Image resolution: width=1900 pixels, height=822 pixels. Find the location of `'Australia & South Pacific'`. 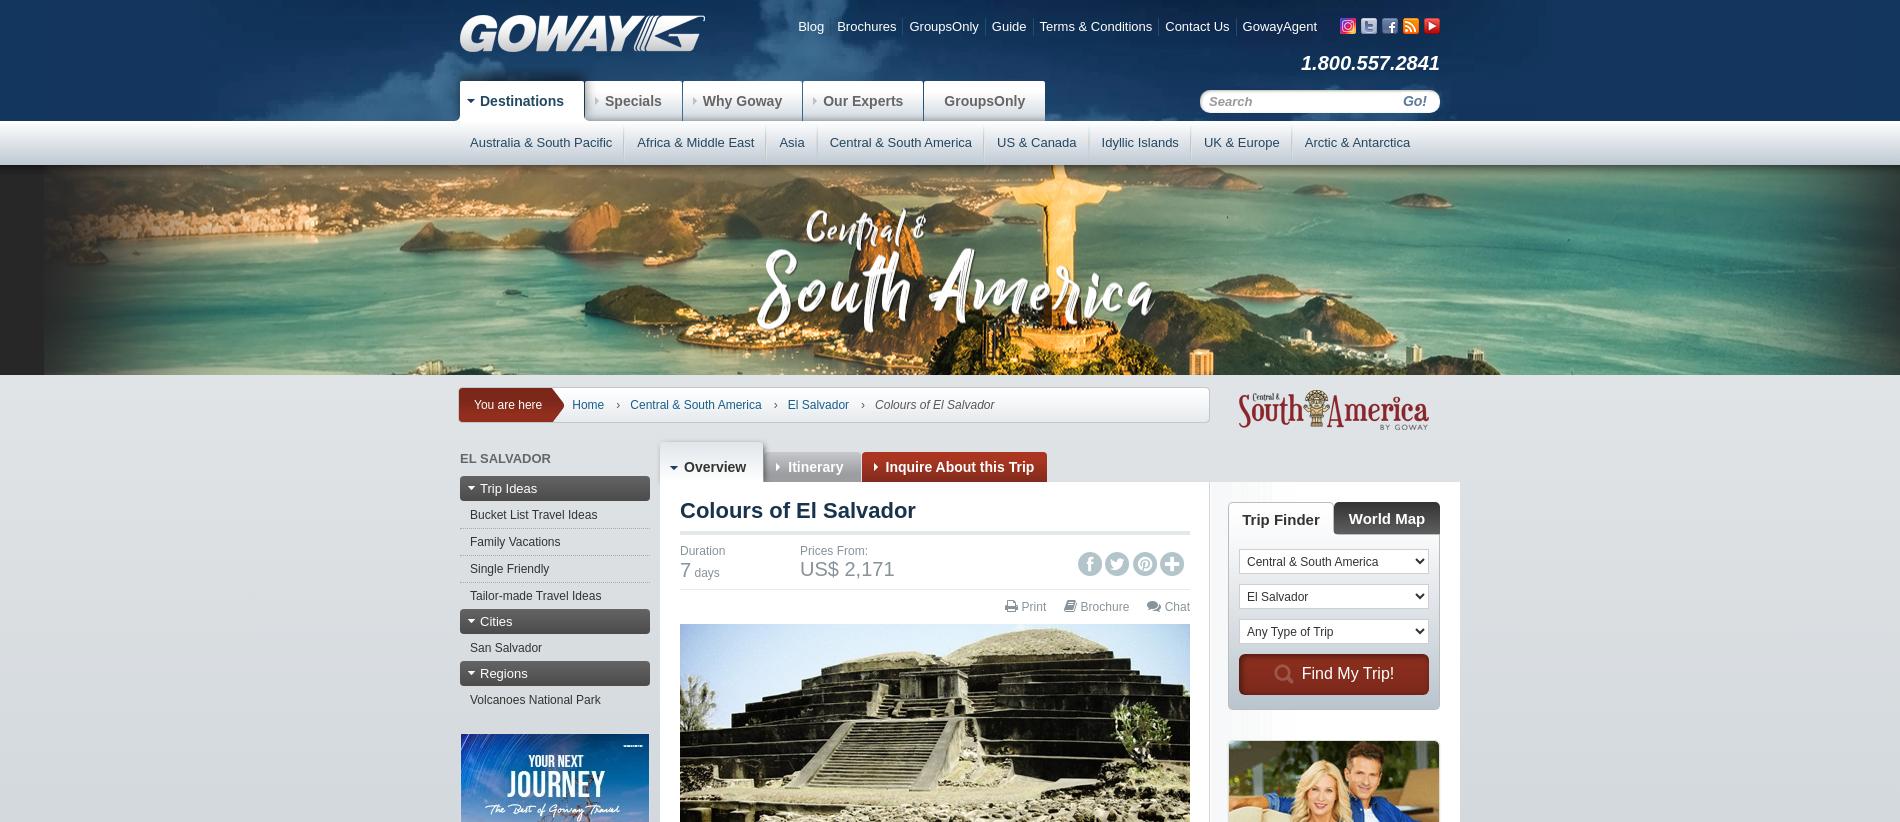

'Australia & South Pacific' is located at coordinates (469, 142).